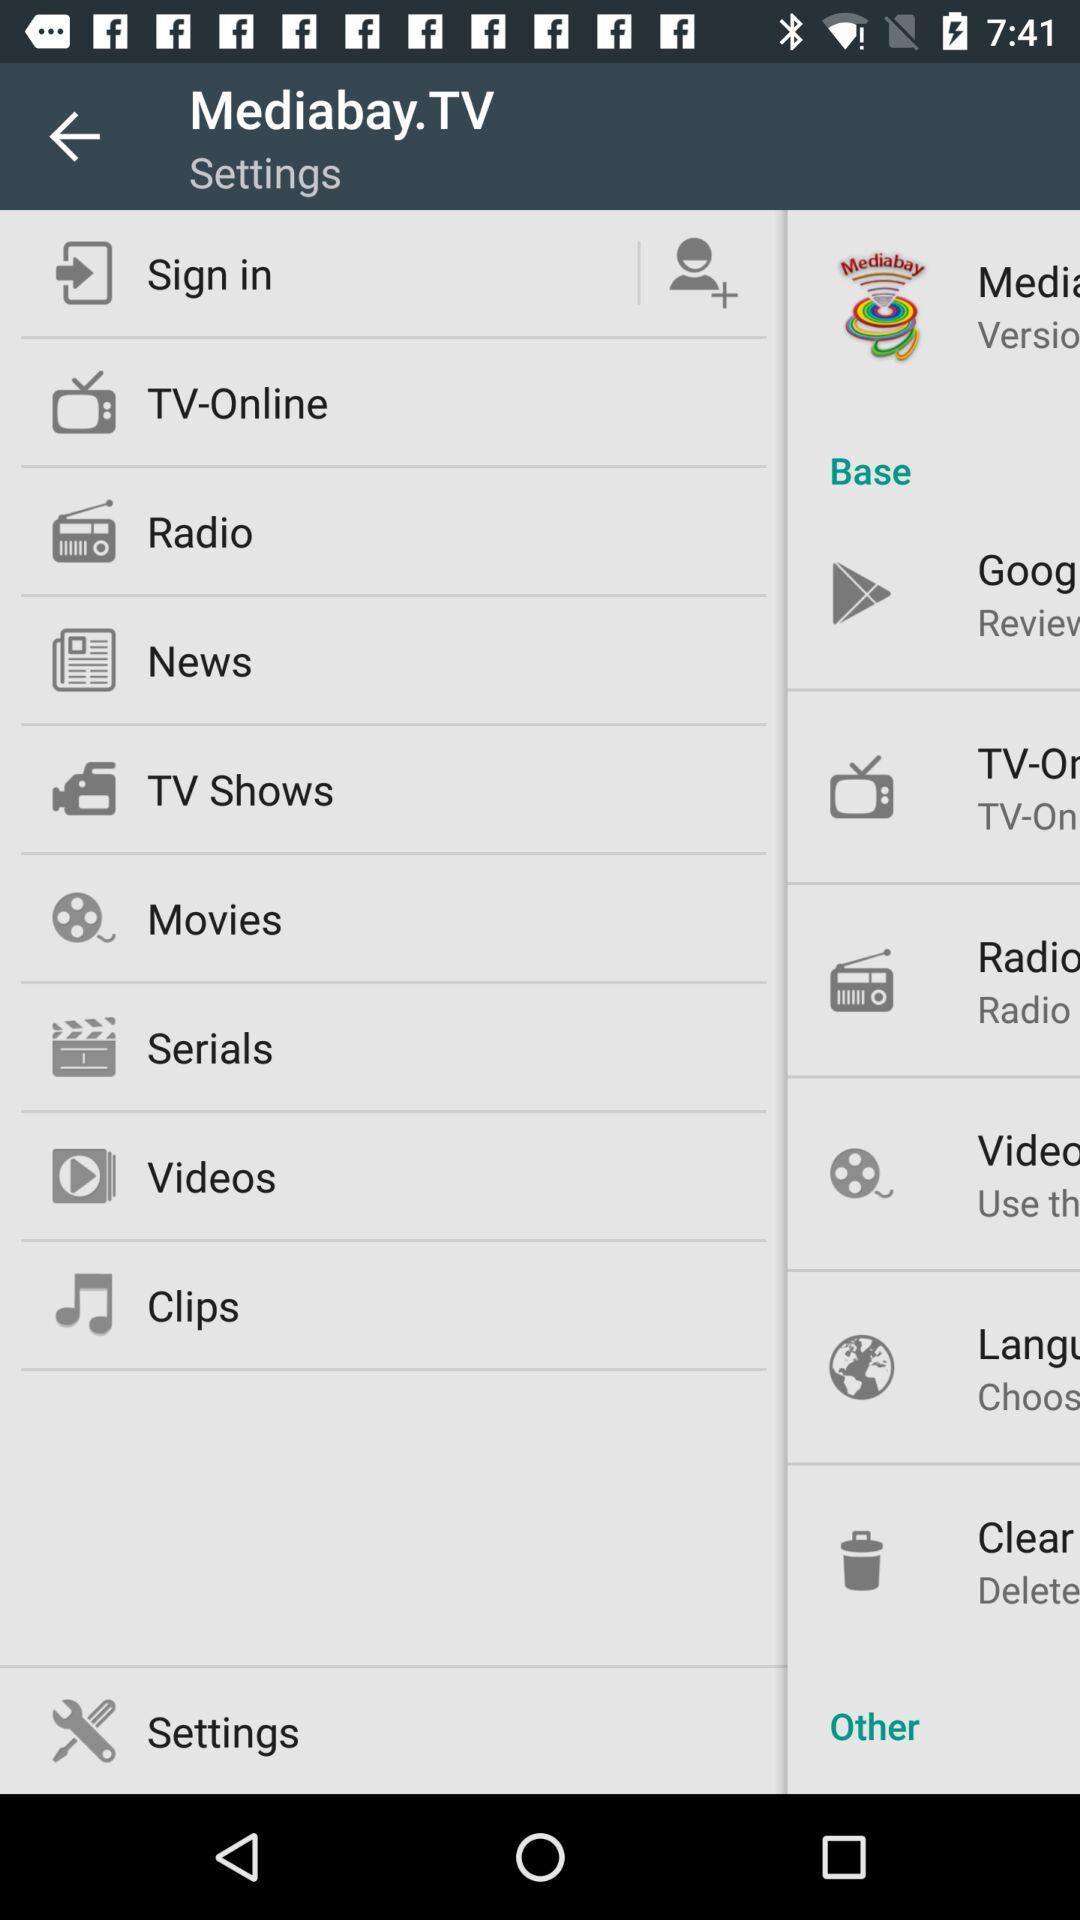 Image resolution: width=1080 pixels, height=1920 pixels. Describe the element at coordinates (210, 1045) in the screenshot. I see `serials` at that location.